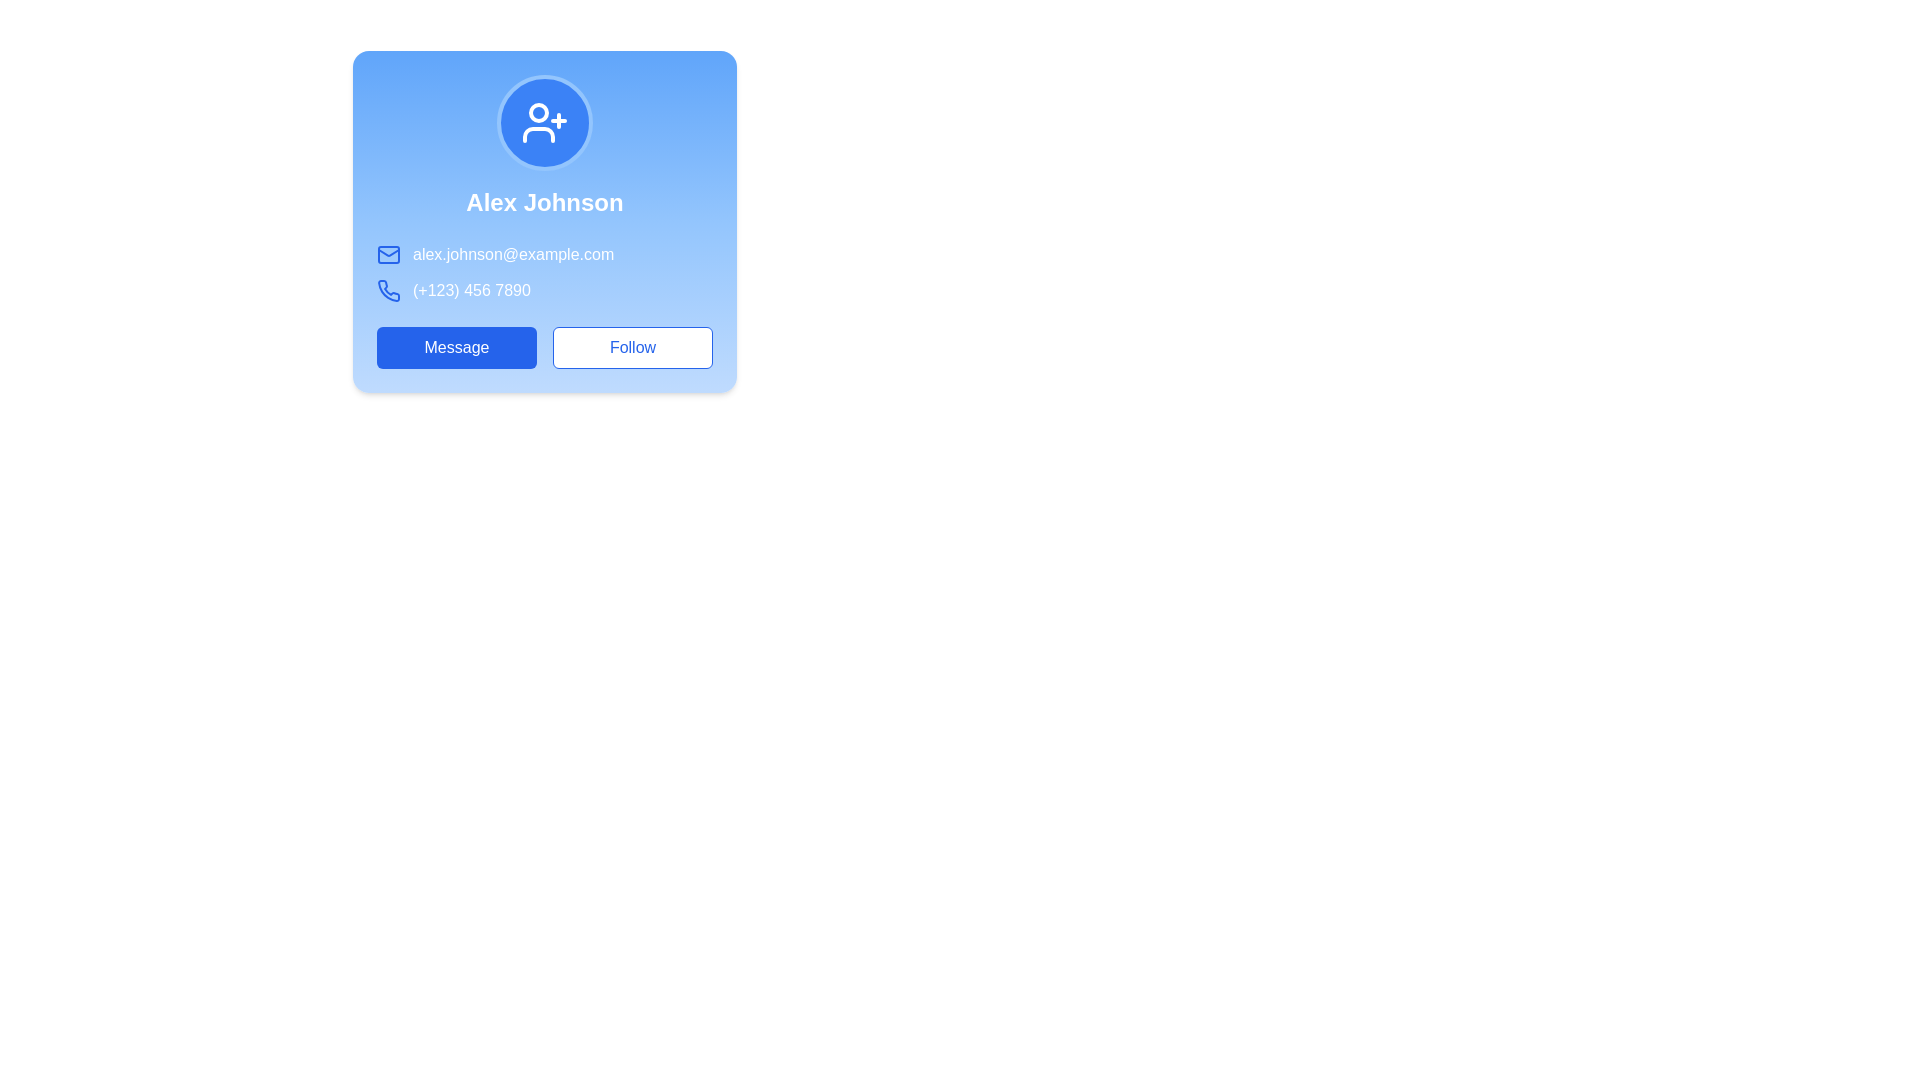 Image resolution: width=1920 pixels, height=1080 pixels. I want to click on the Text Label that displays the name 'Alex Johnson', which is centrally aligned below the icon and above the contact details section, so click(545, 203).